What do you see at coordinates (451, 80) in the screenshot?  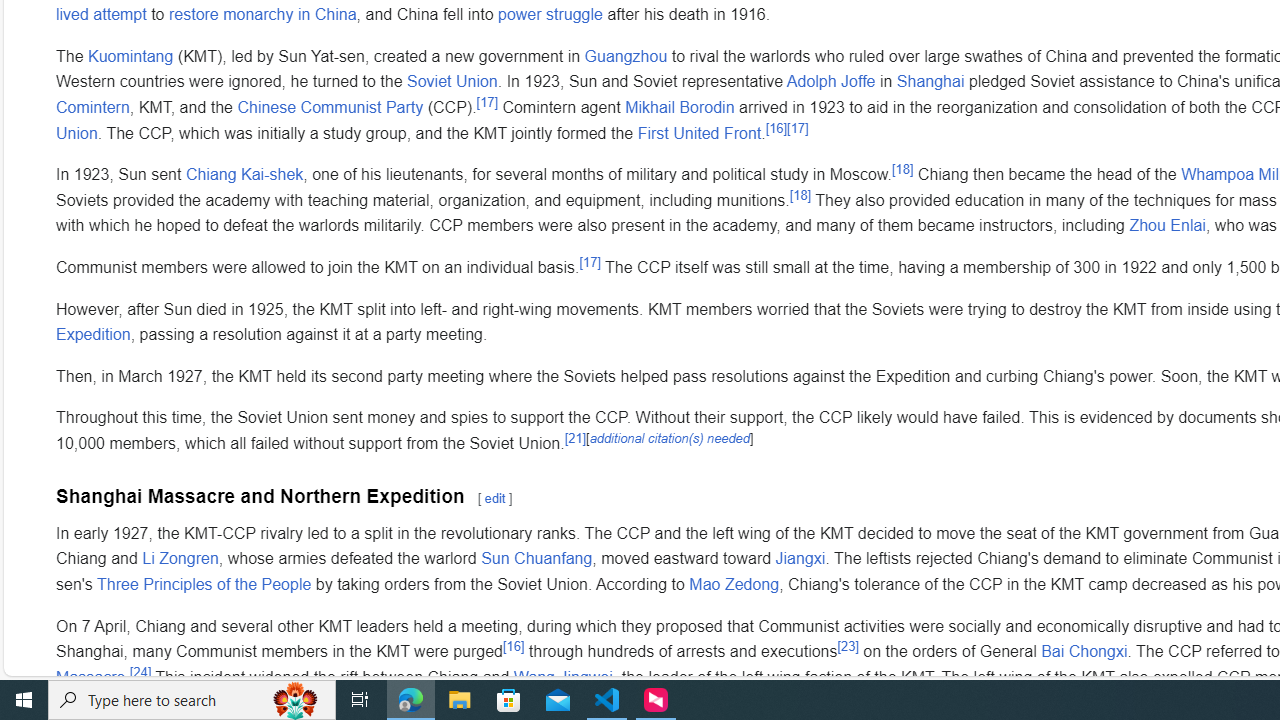 I see `'Soviet Union'` at bounding box center [451, 80].